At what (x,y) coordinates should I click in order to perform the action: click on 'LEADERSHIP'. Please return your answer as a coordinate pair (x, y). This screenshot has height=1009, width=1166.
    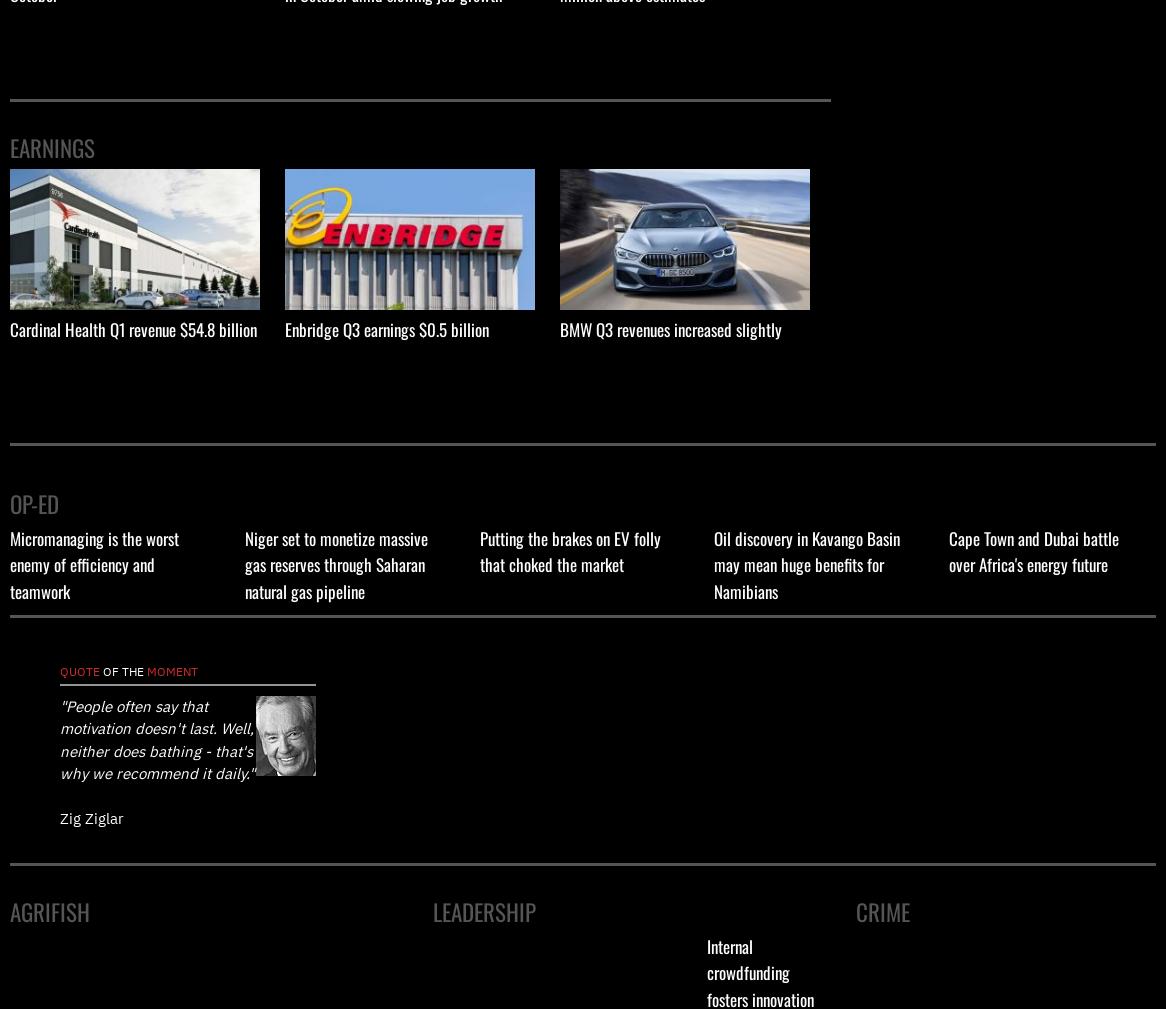
    Looking at the image, I should click on (484, 912).